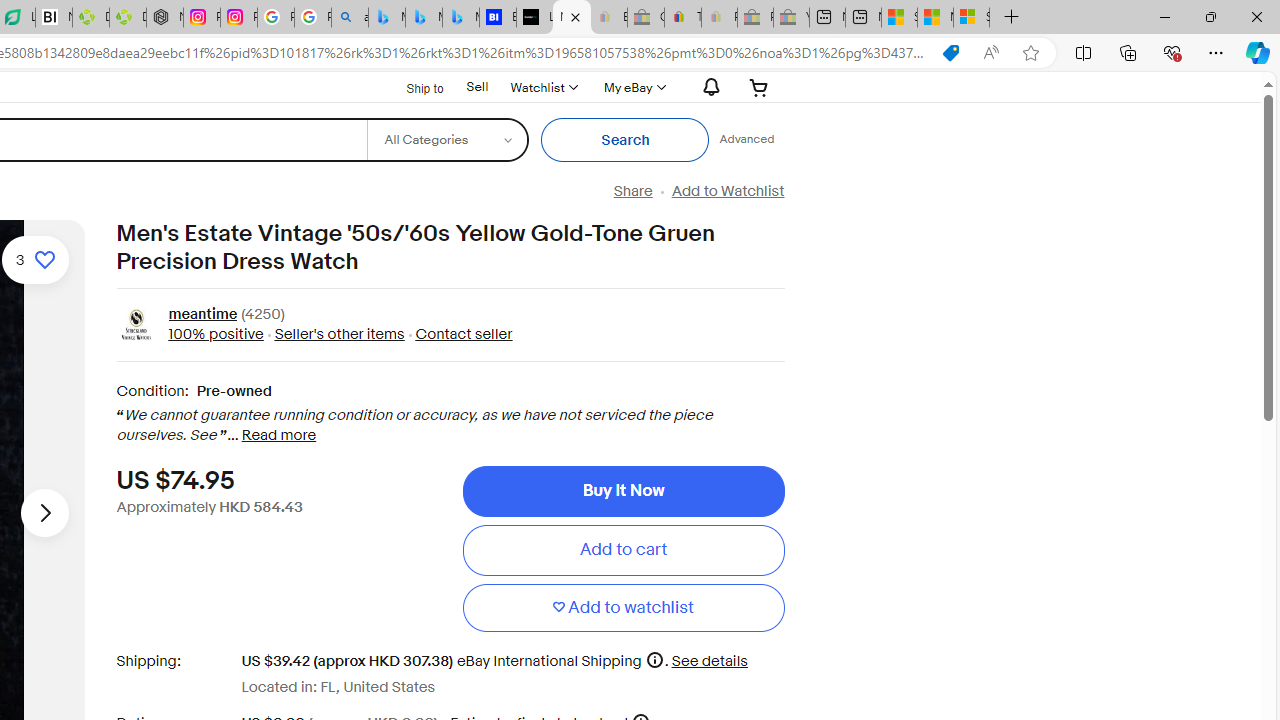 This screenshot has width=1280, height=720. Describe the element at coordinates (754, 17) in the screenshot. I see `'Press Room - eBay Inc. - Sleeping'` at that location.